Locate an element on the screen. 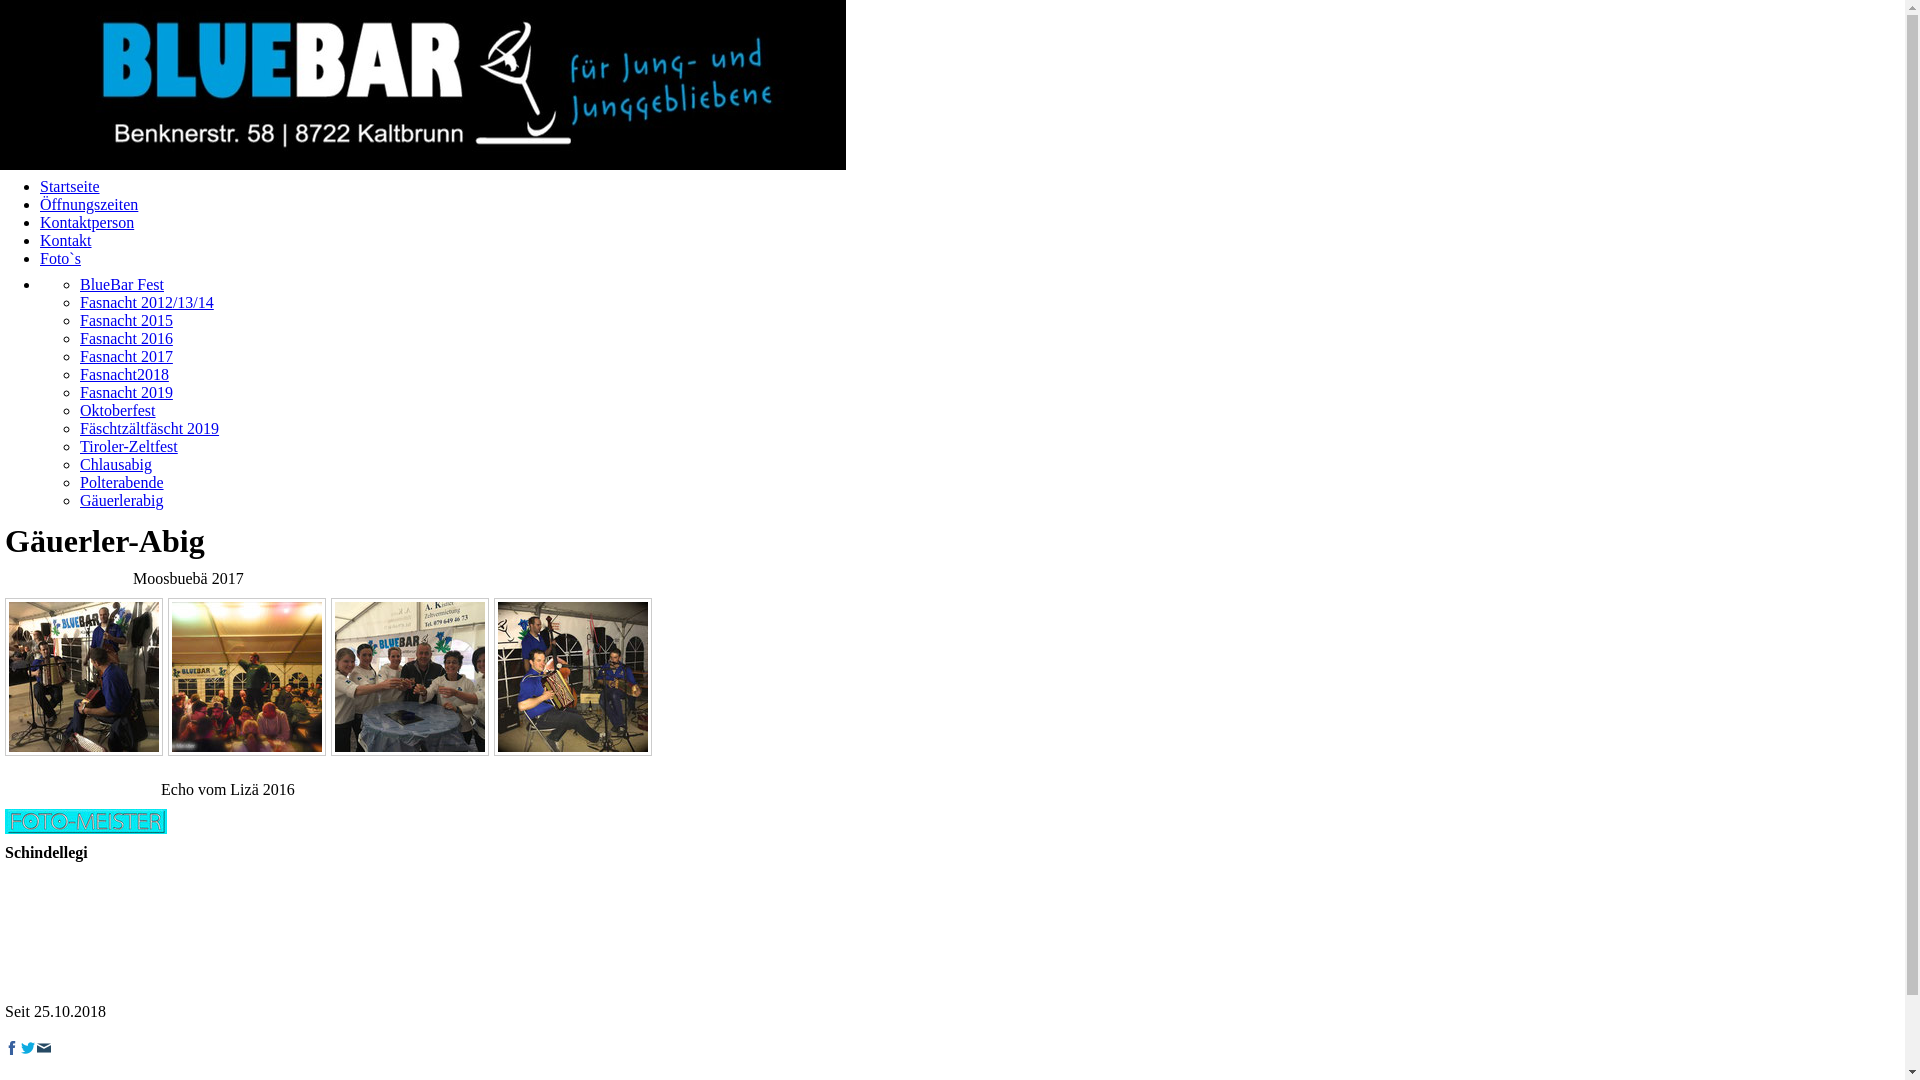  'Foto`s' is located at coordinates (60, 257).